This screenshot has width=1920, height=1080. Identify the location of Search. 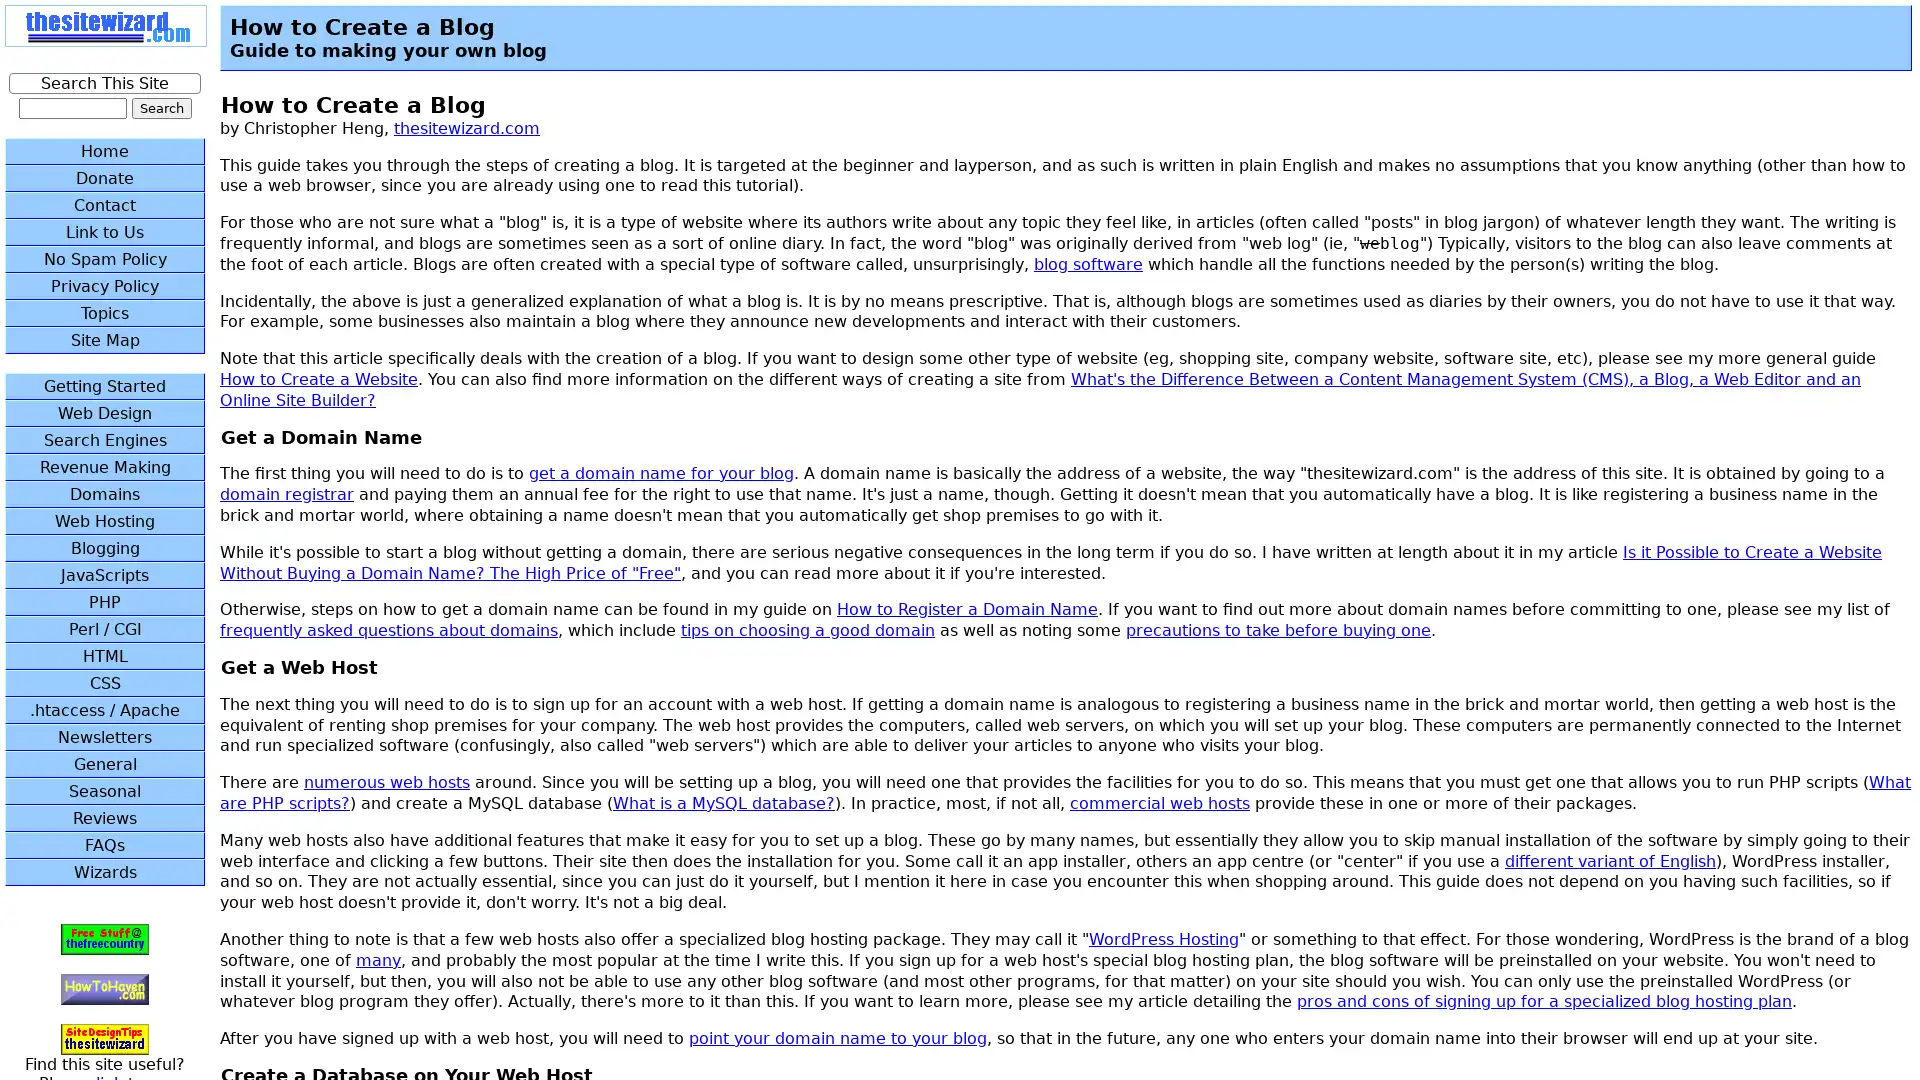
(161, 108).